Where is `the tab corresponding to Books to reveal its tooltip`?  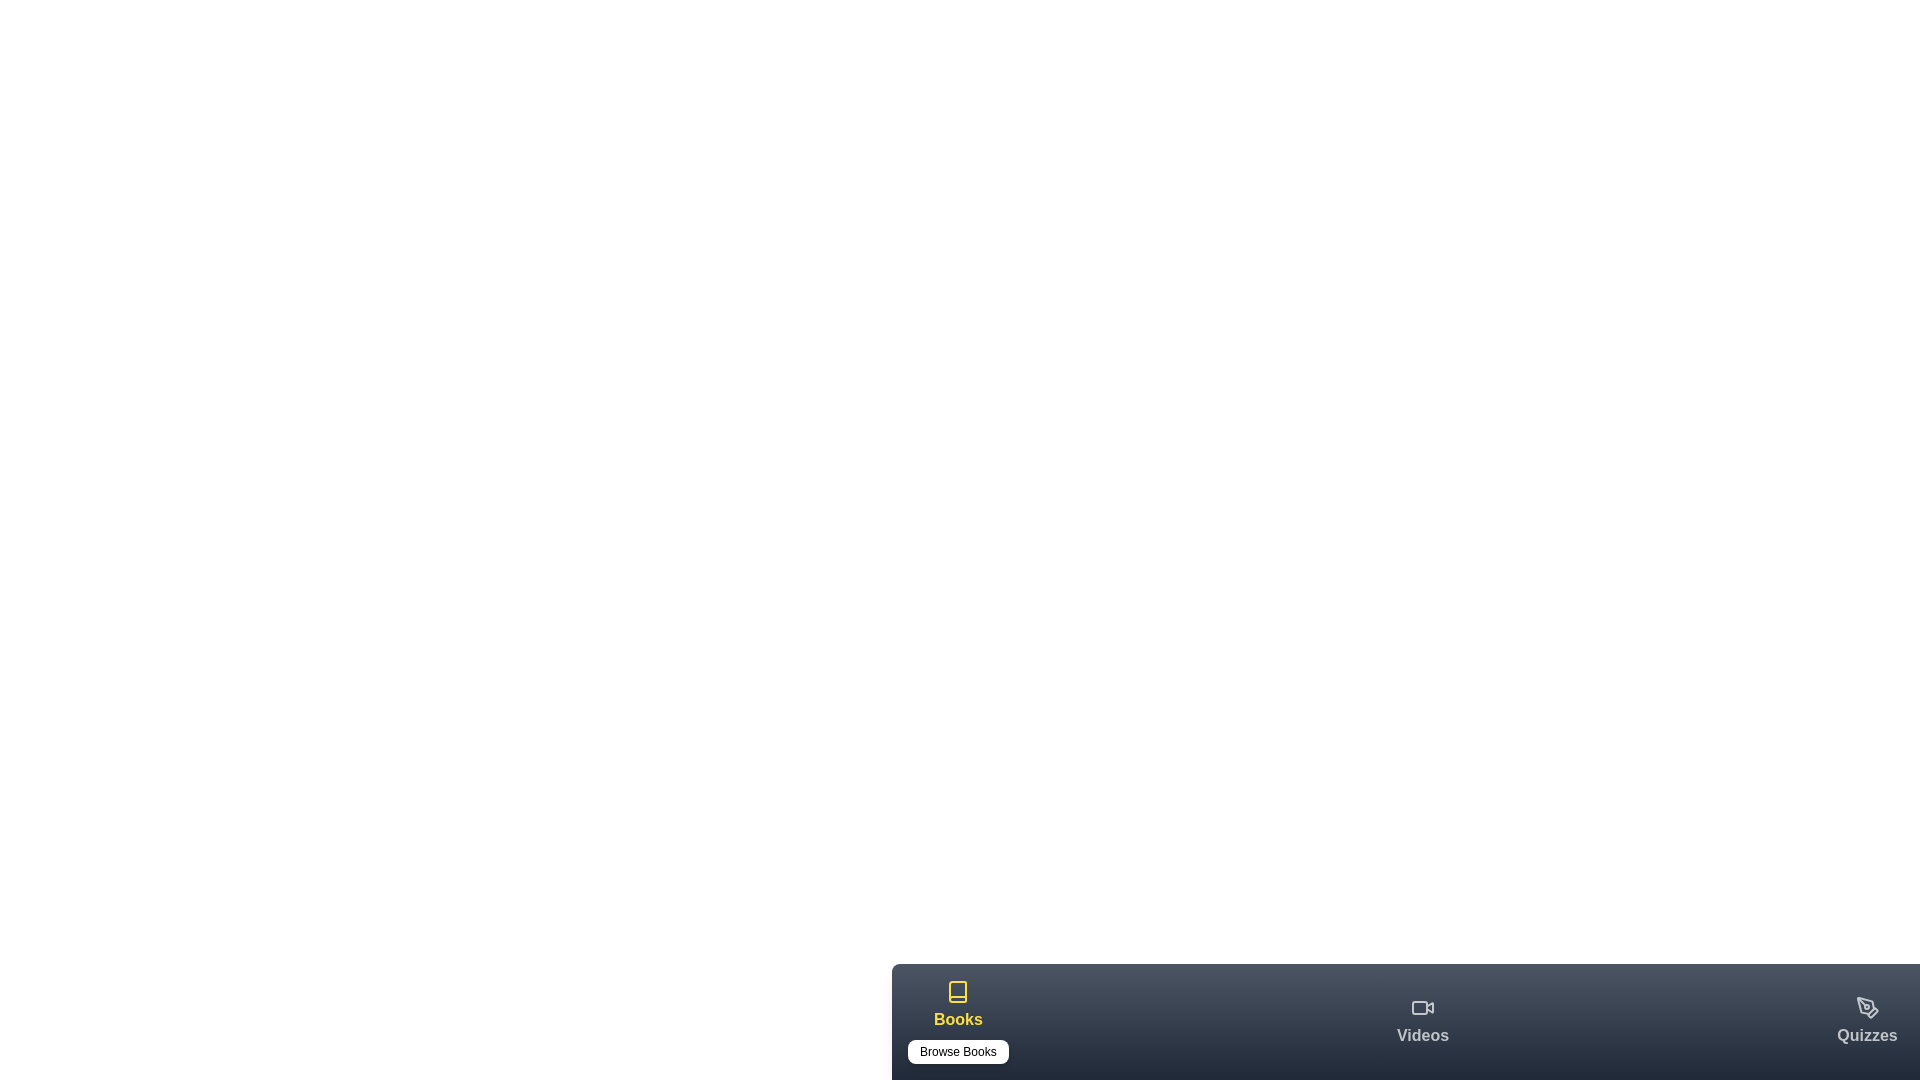
the tab corresponding to Books to reveal its tooltip is located at coordinates (957, 1022).